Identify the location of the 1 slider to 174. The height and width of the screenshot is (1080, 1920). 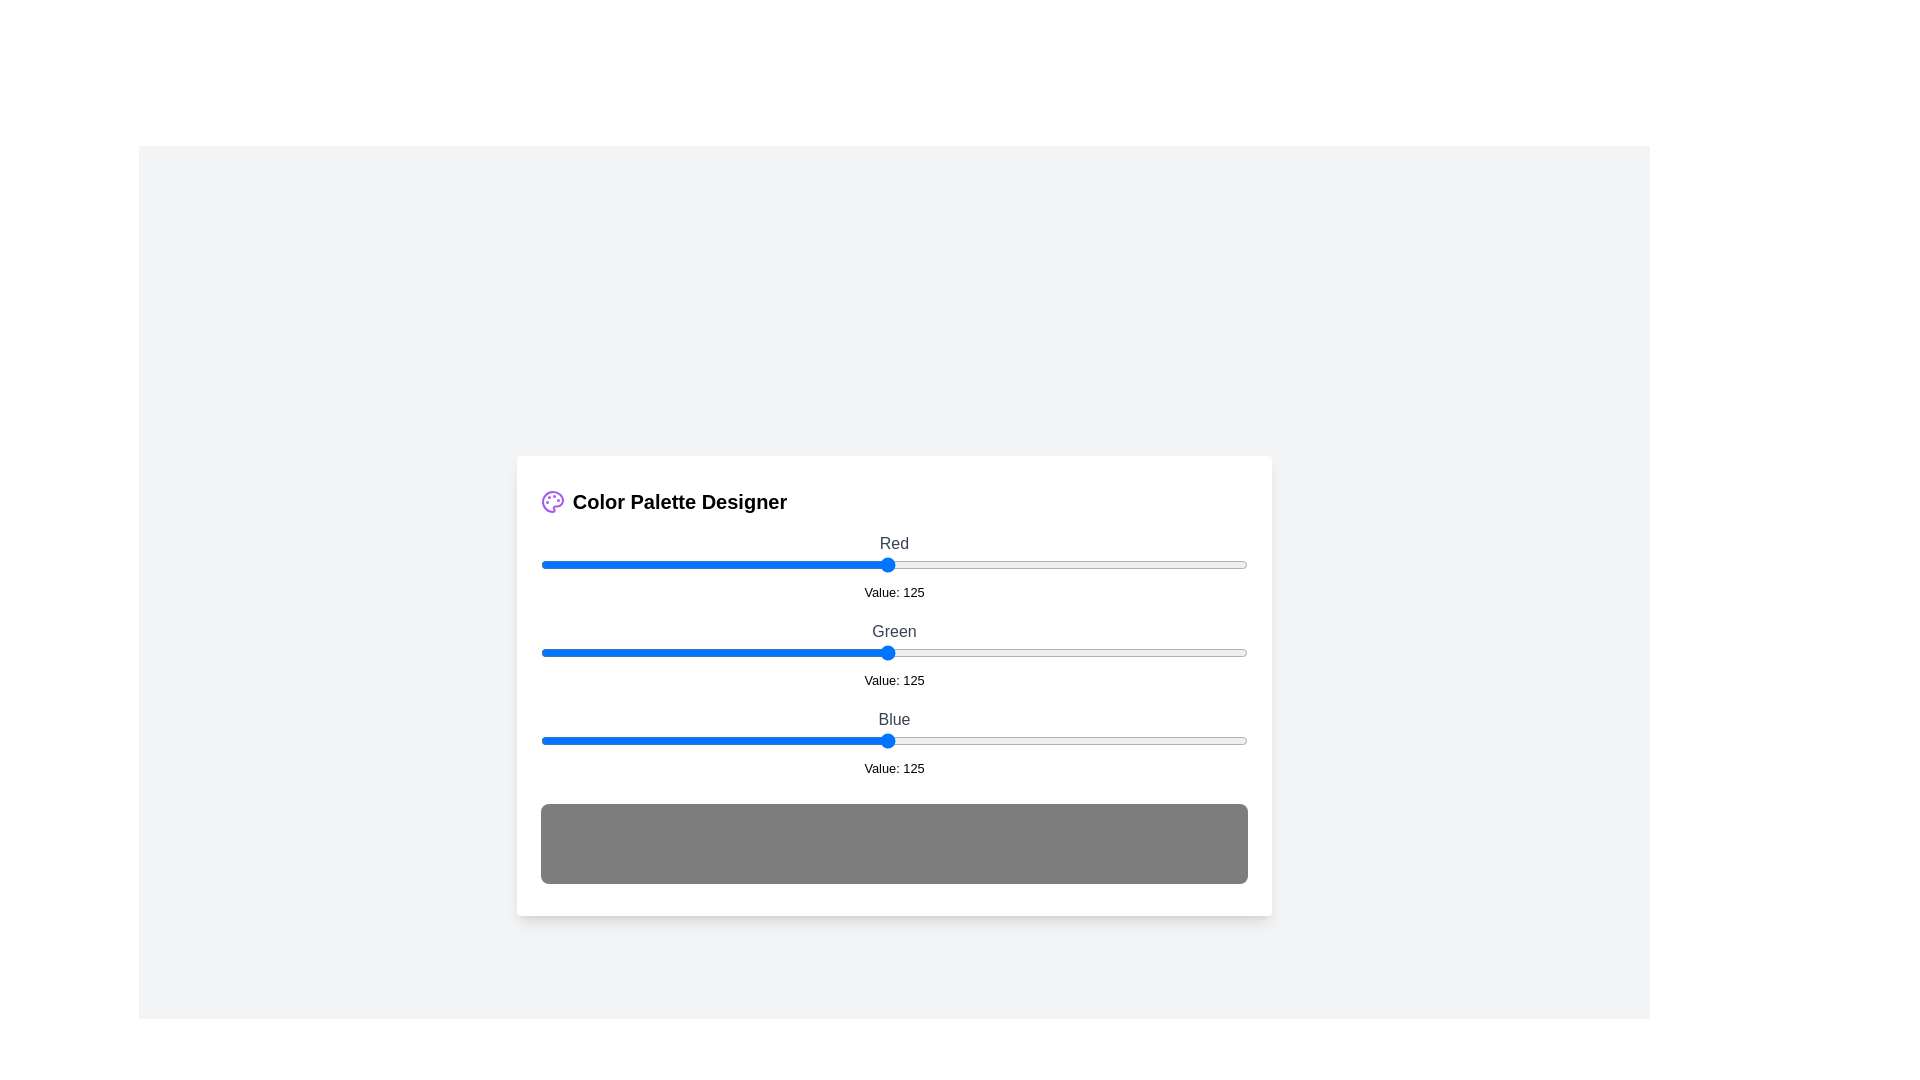
(1023, 652).